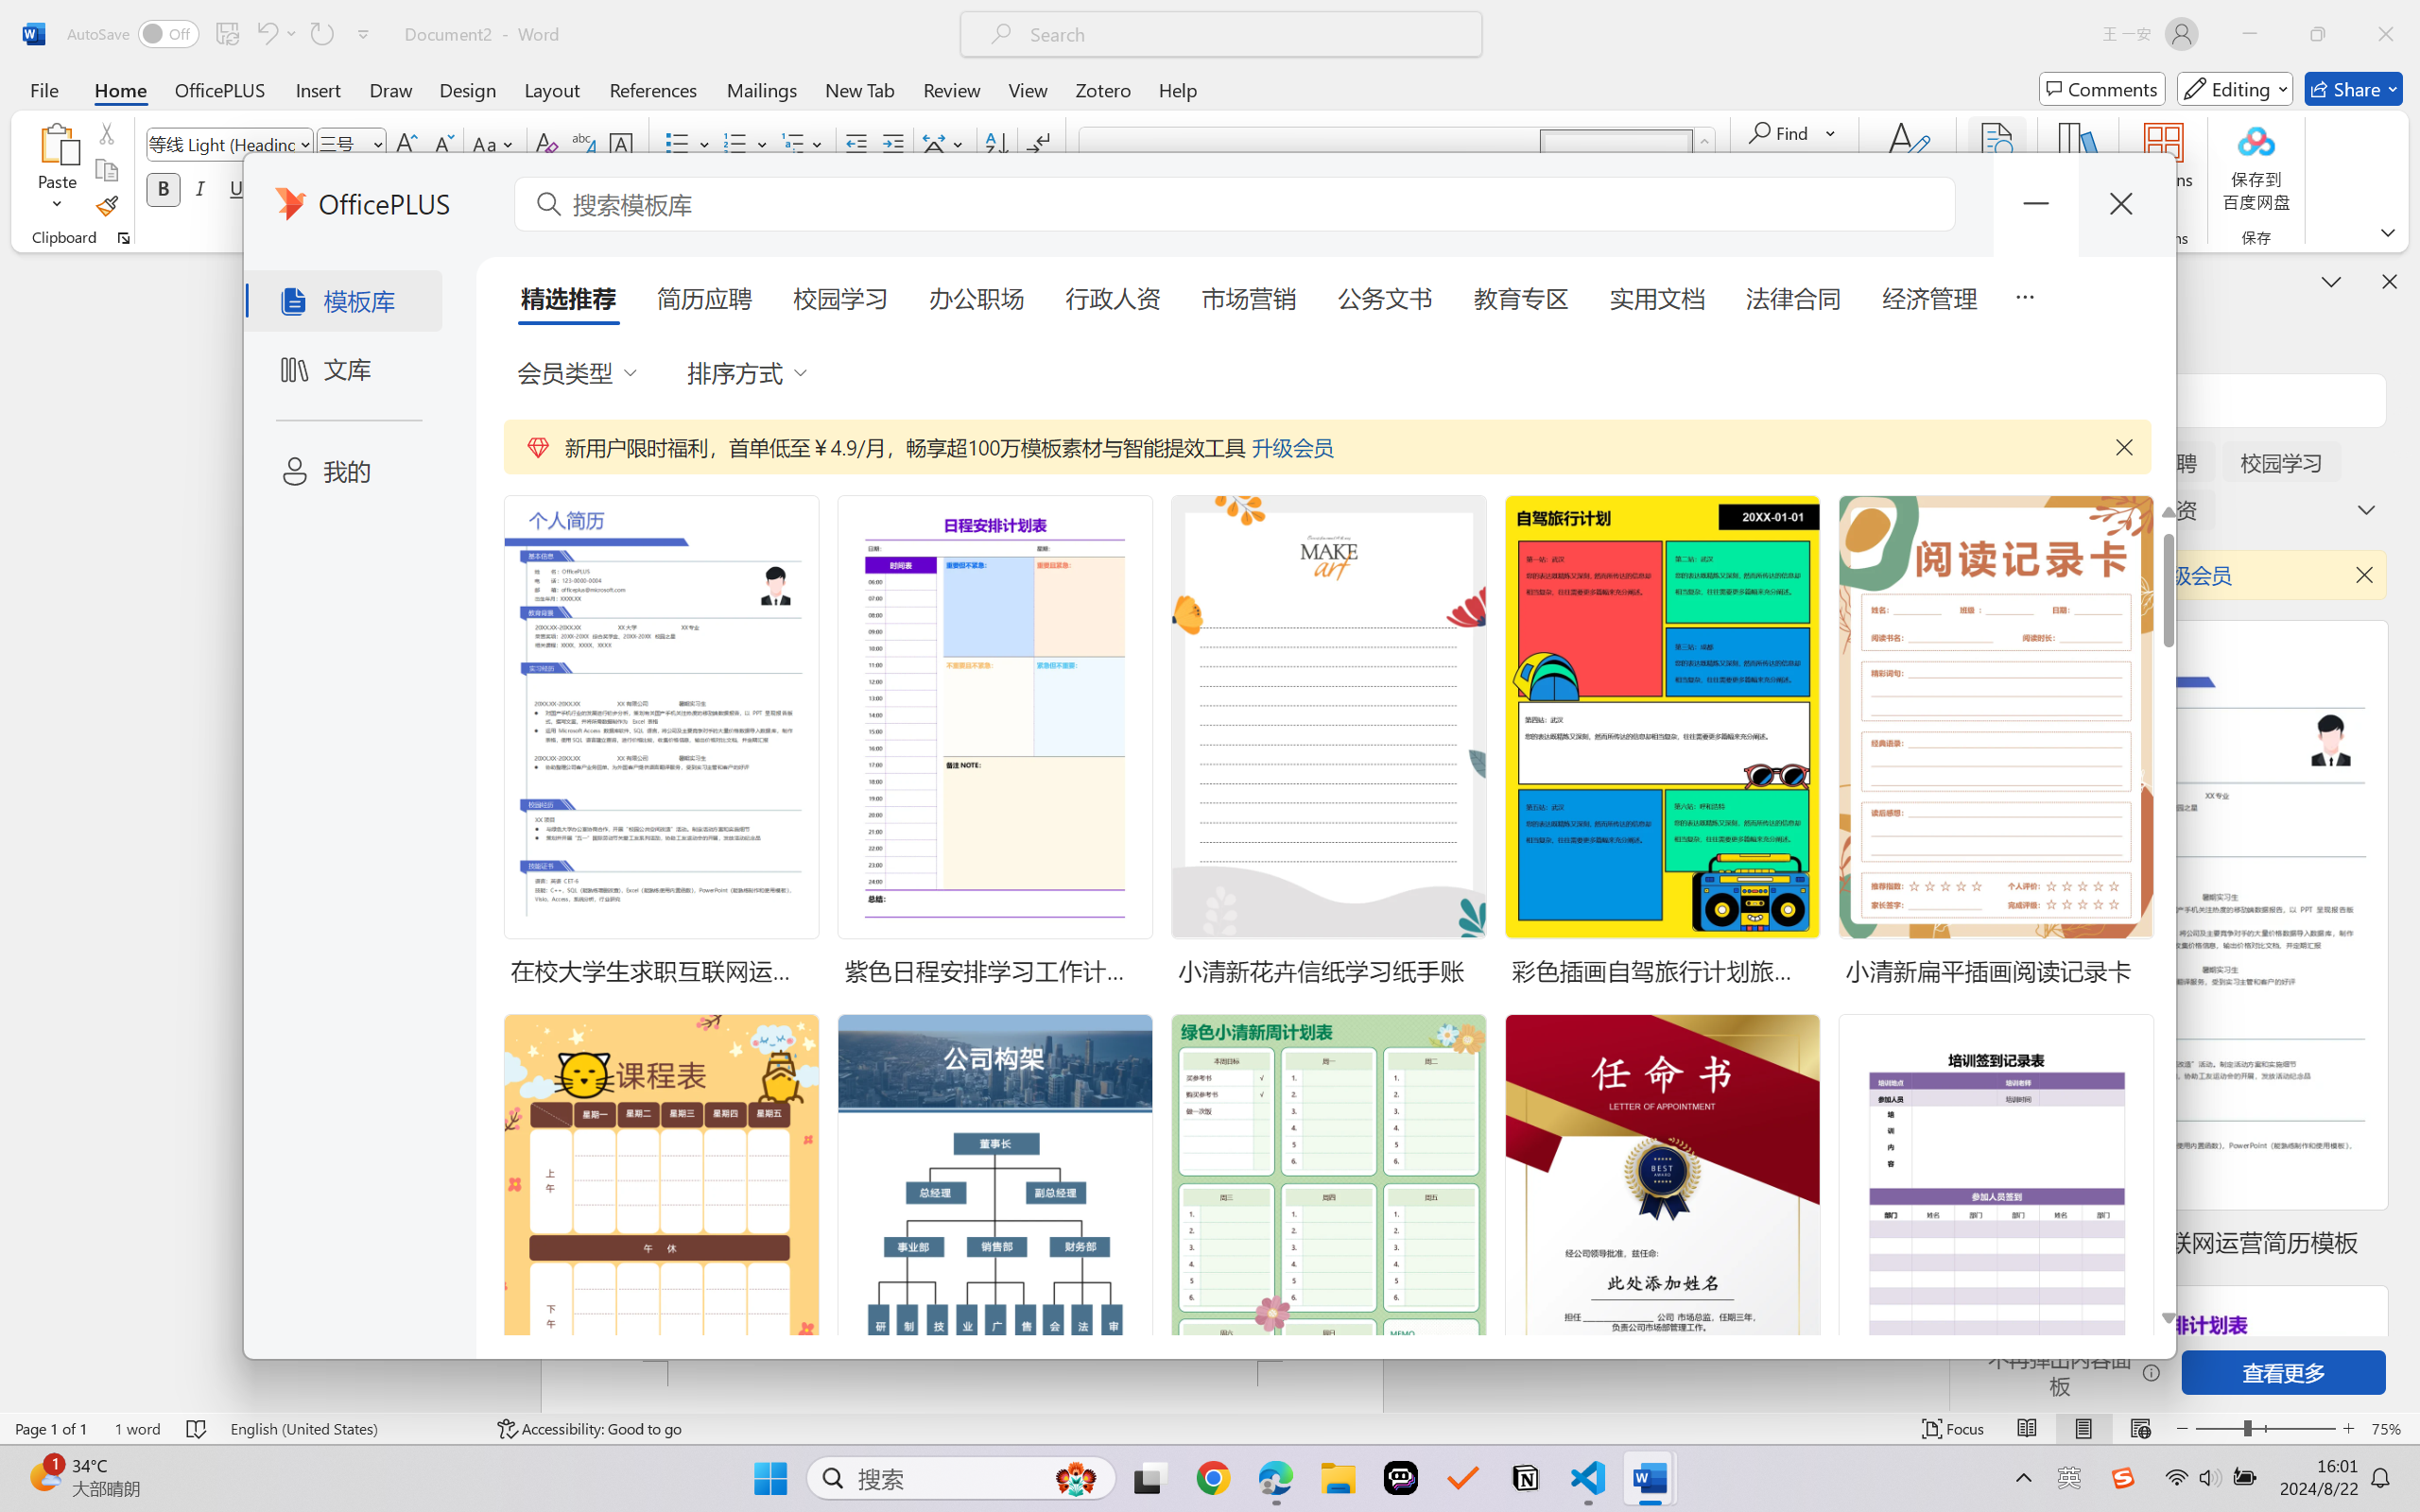 This screenshot has width=2420, height=1512. Describe the element at coordinates (1102, 88) in the screenshot. I see `'Zotero'` at that location.